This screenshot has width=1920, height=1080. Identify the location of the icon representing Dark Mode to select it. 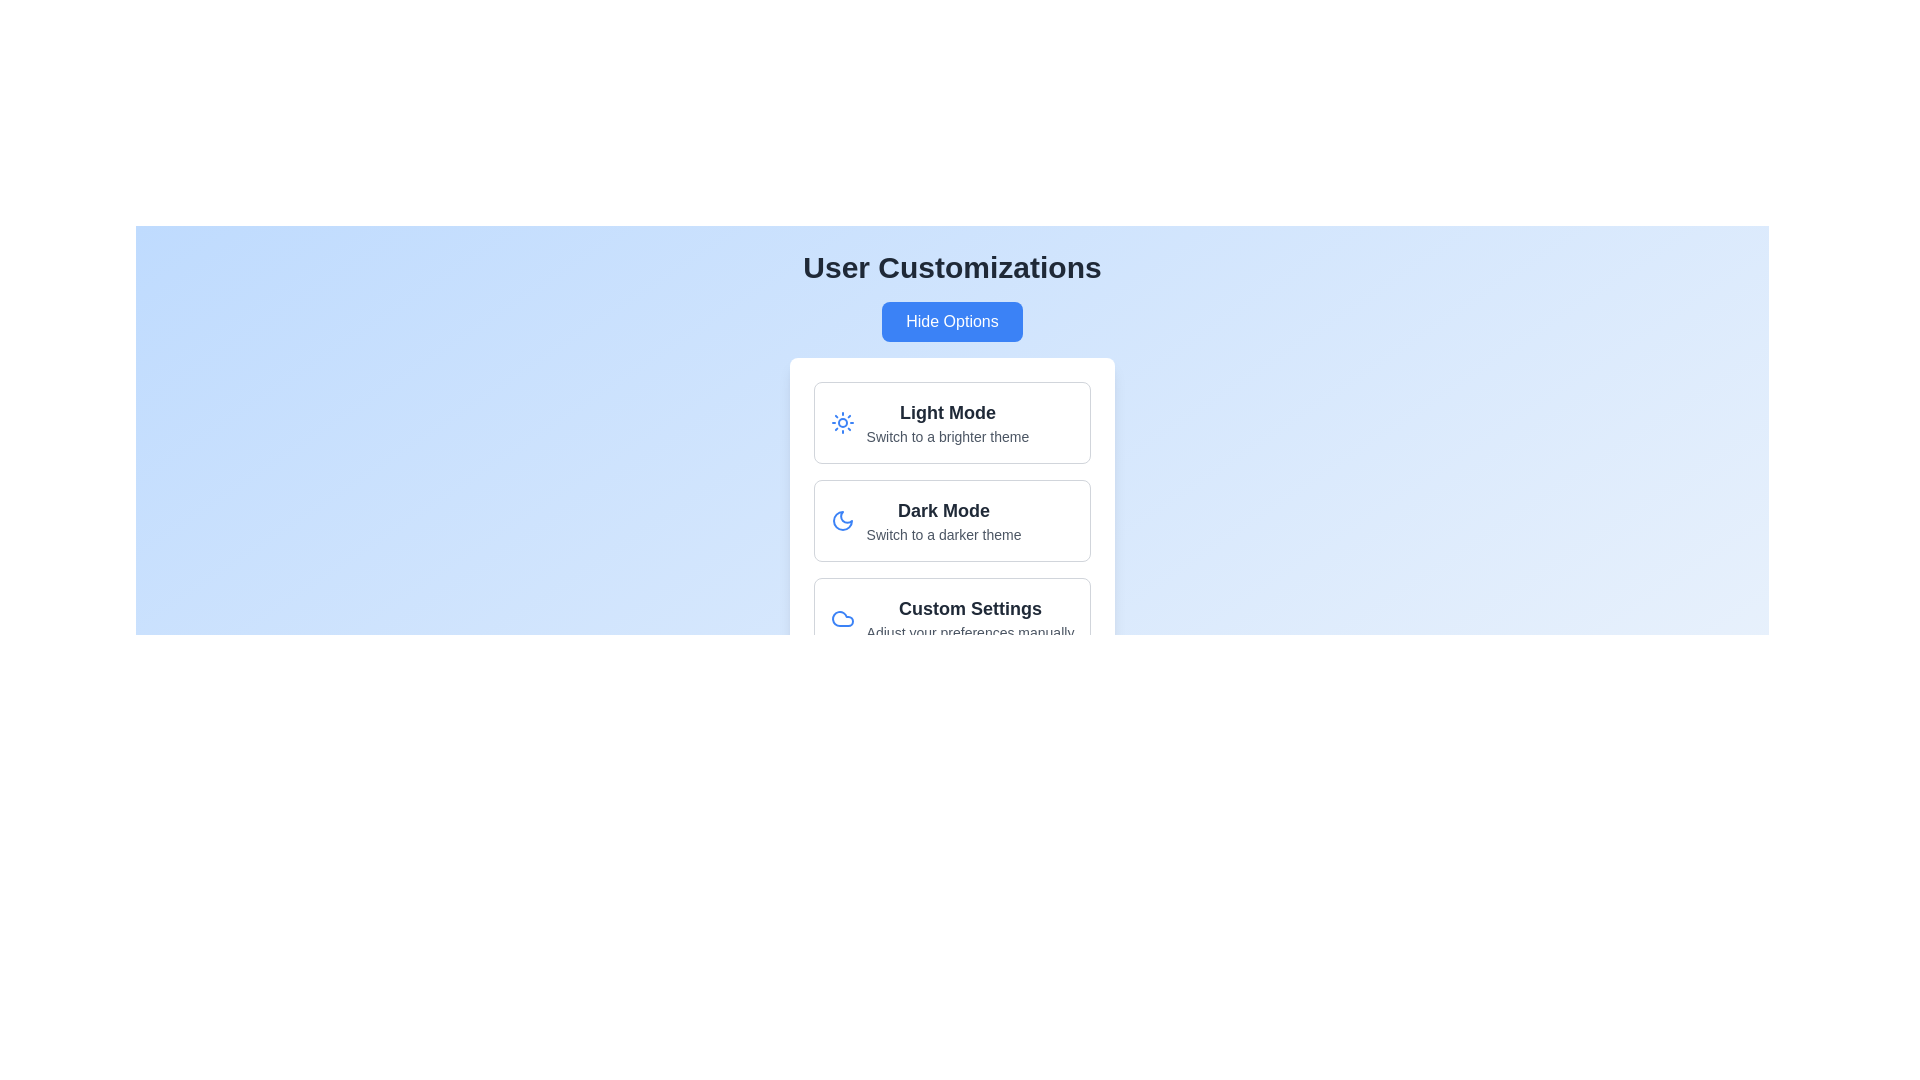
(841, 519).